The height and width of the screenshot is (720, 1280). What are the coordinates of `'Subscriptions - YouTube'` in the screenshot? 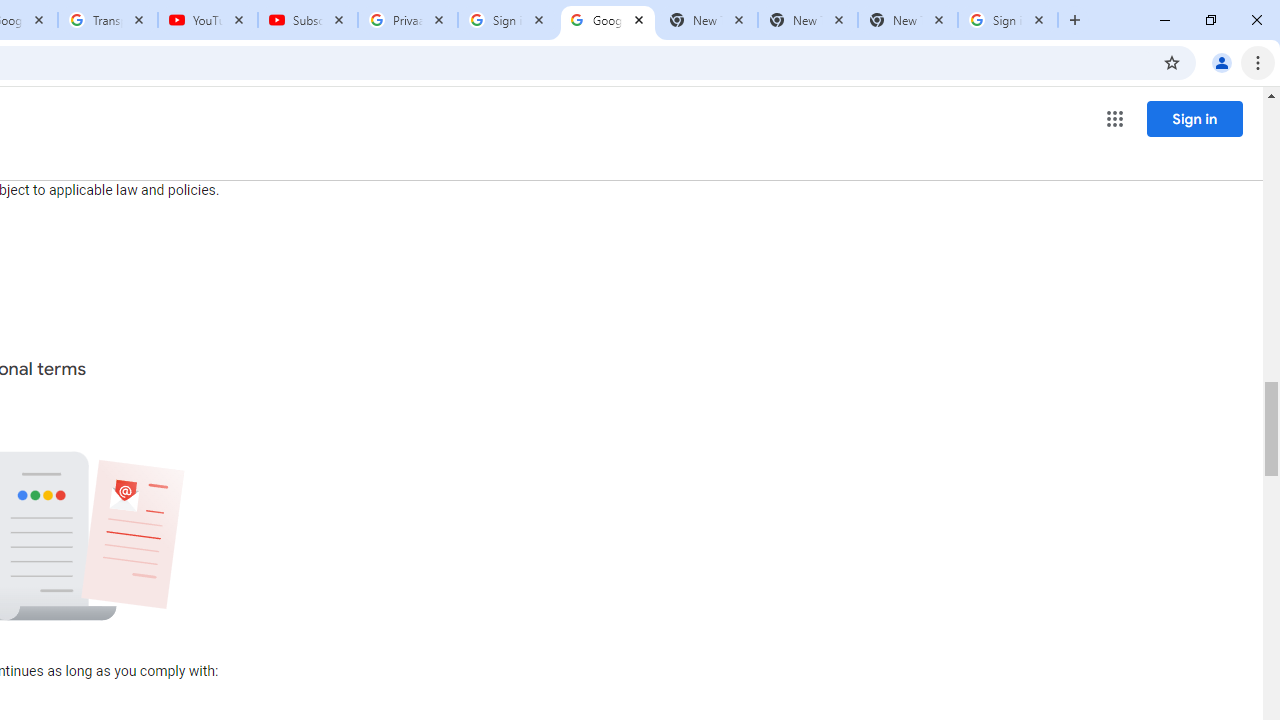 It's located at (307, 20).